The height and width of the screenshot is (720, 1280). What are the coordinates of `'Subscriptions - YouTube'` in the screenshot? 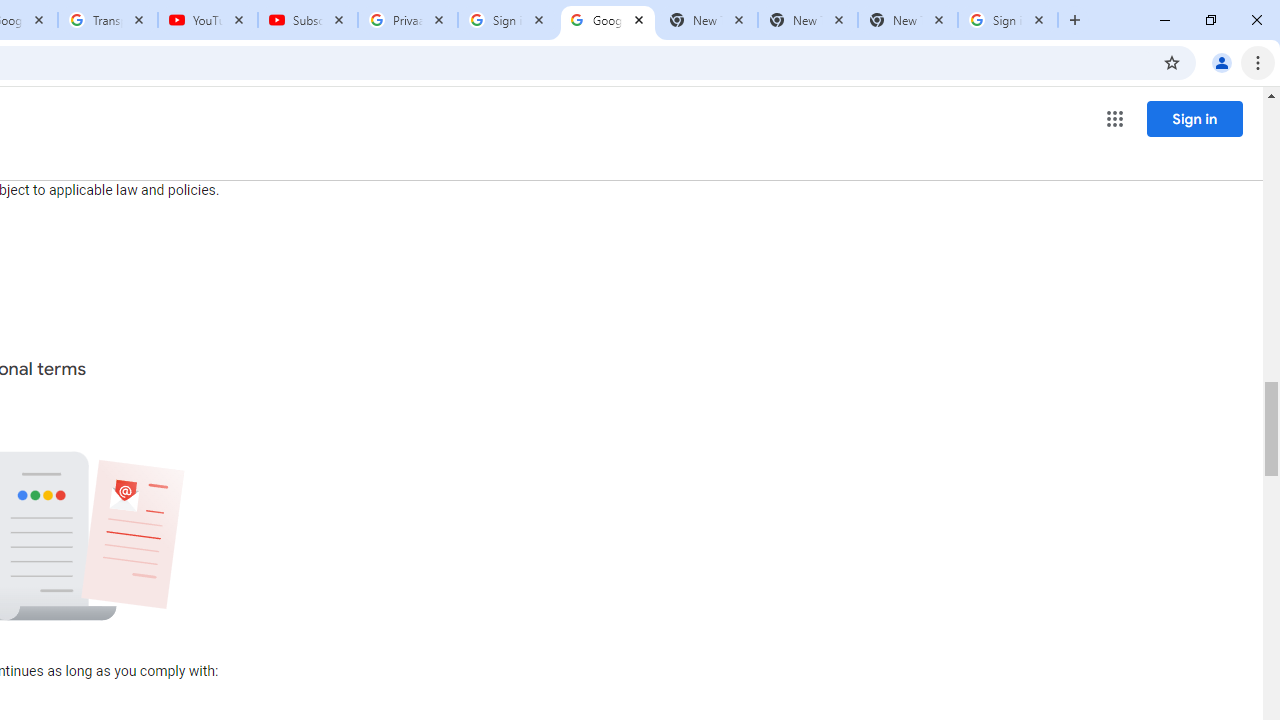 It's located at (307, 20).